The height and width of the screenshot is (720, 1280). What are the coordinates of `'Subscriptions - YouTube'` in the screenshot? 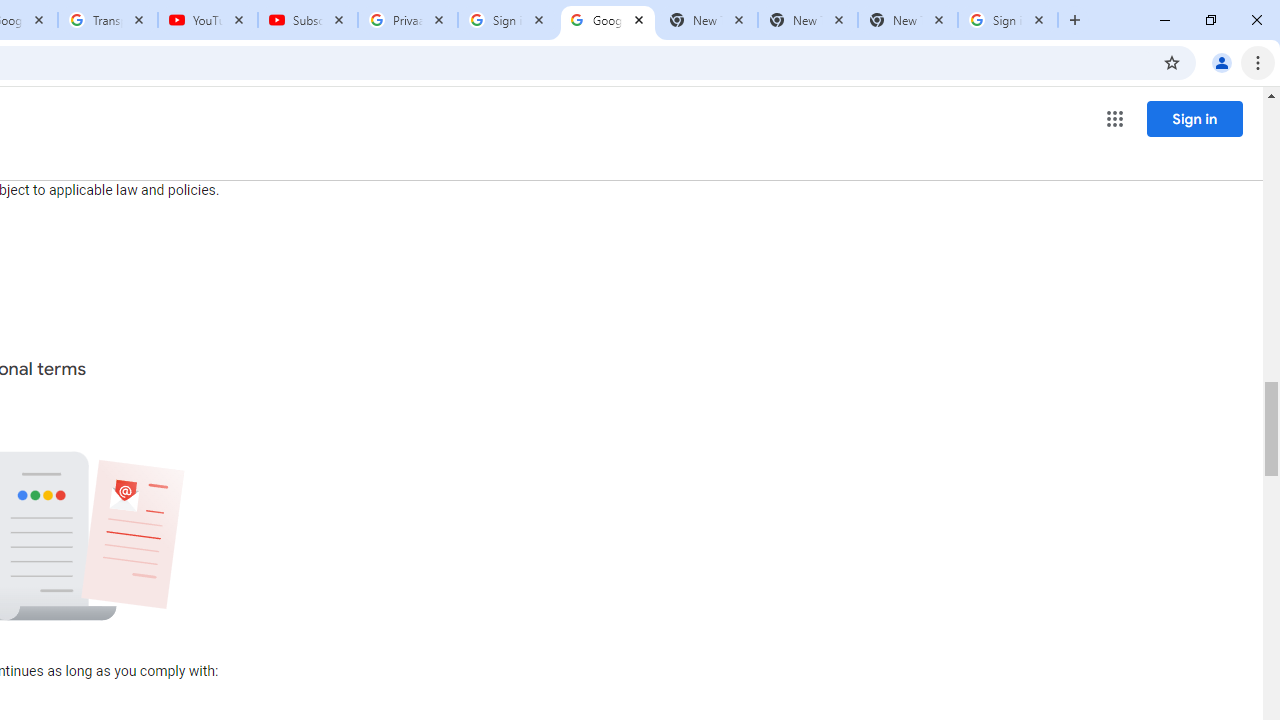 It's located at (307, 20).